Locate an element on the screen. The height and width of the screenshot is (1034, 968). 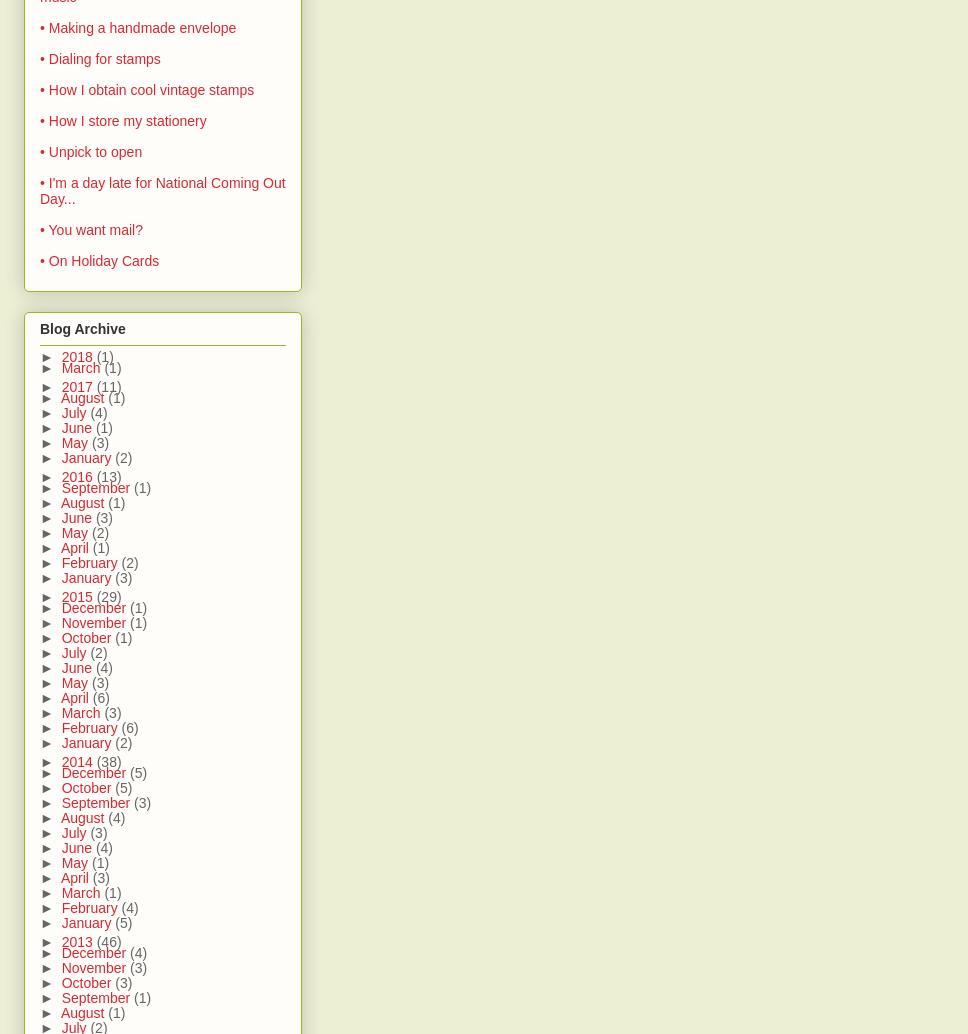
'(38)' is located at coordinates (108, 761).